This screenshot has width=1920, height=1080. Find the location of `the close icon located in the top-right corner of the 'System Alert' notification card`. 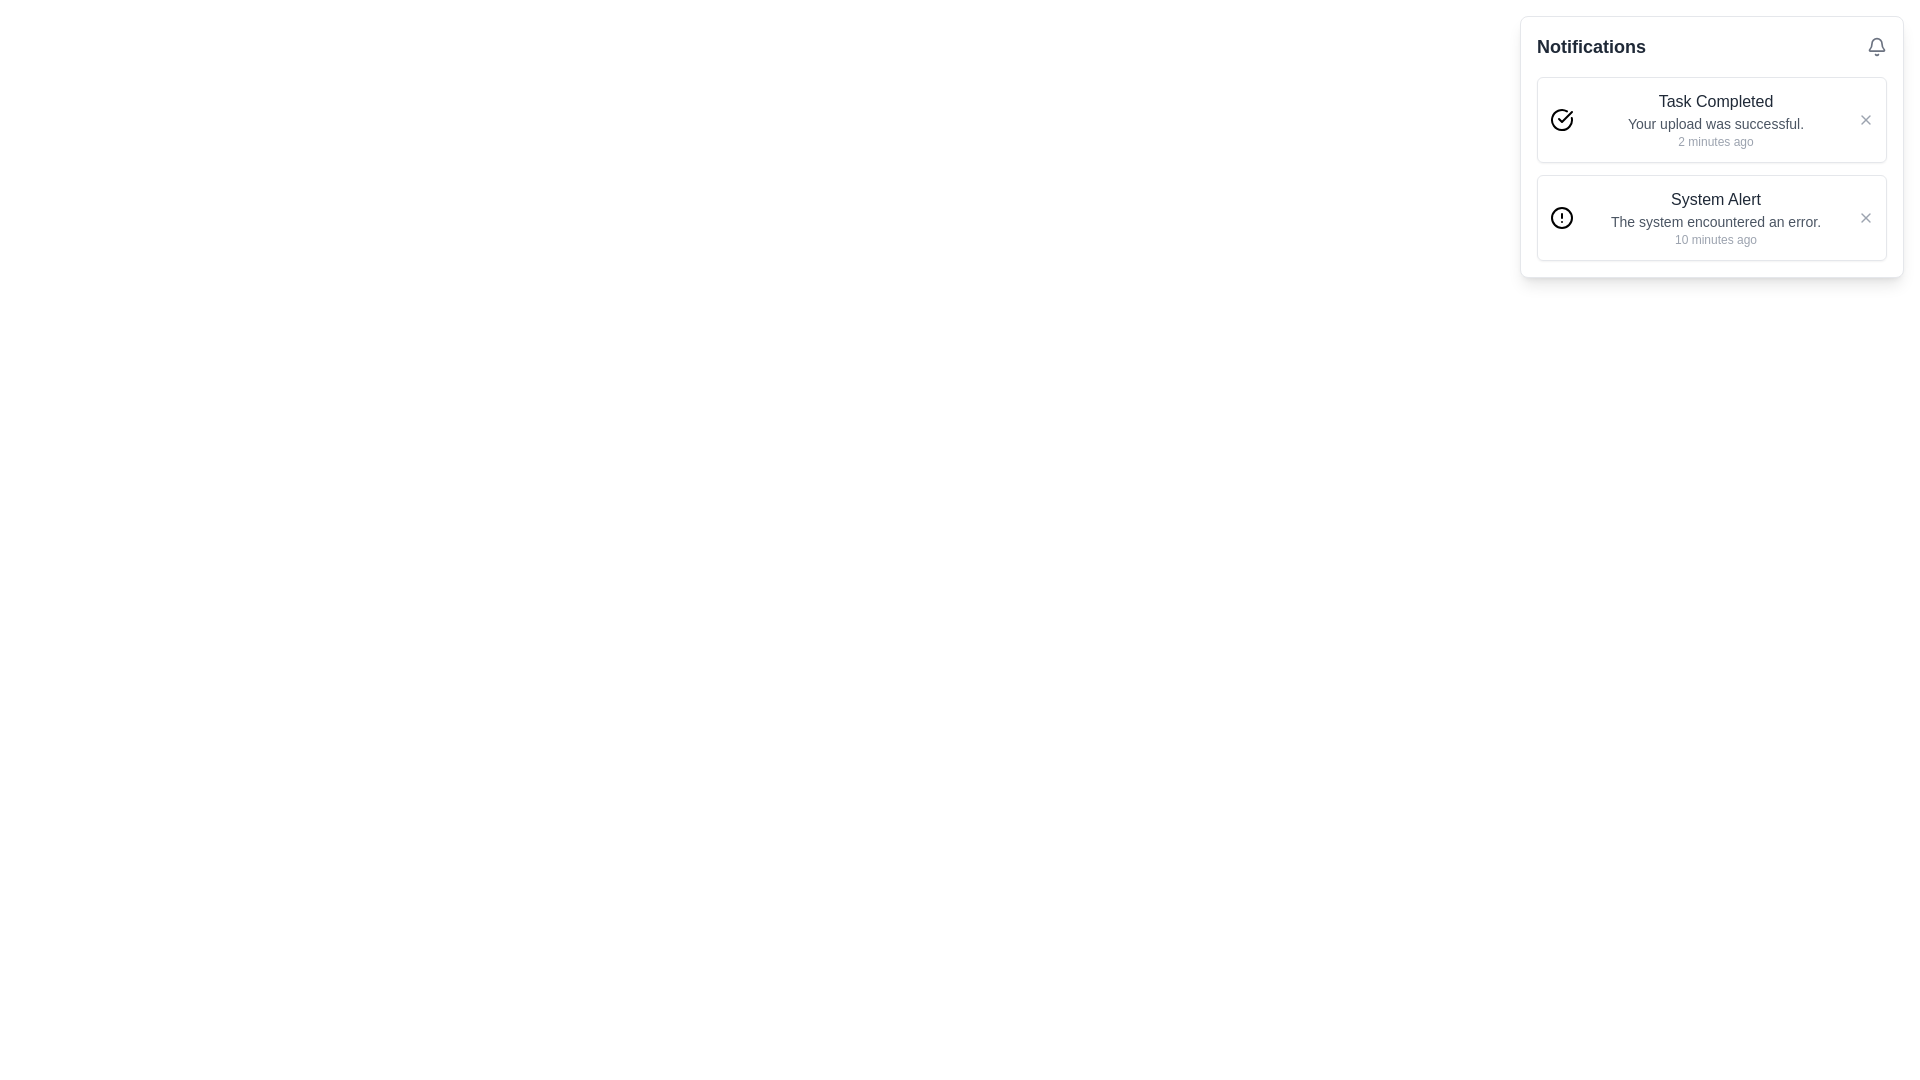

the close icon located in the top-right corner of the 'System Alert' notification card is located at coordinates (1865, 218).